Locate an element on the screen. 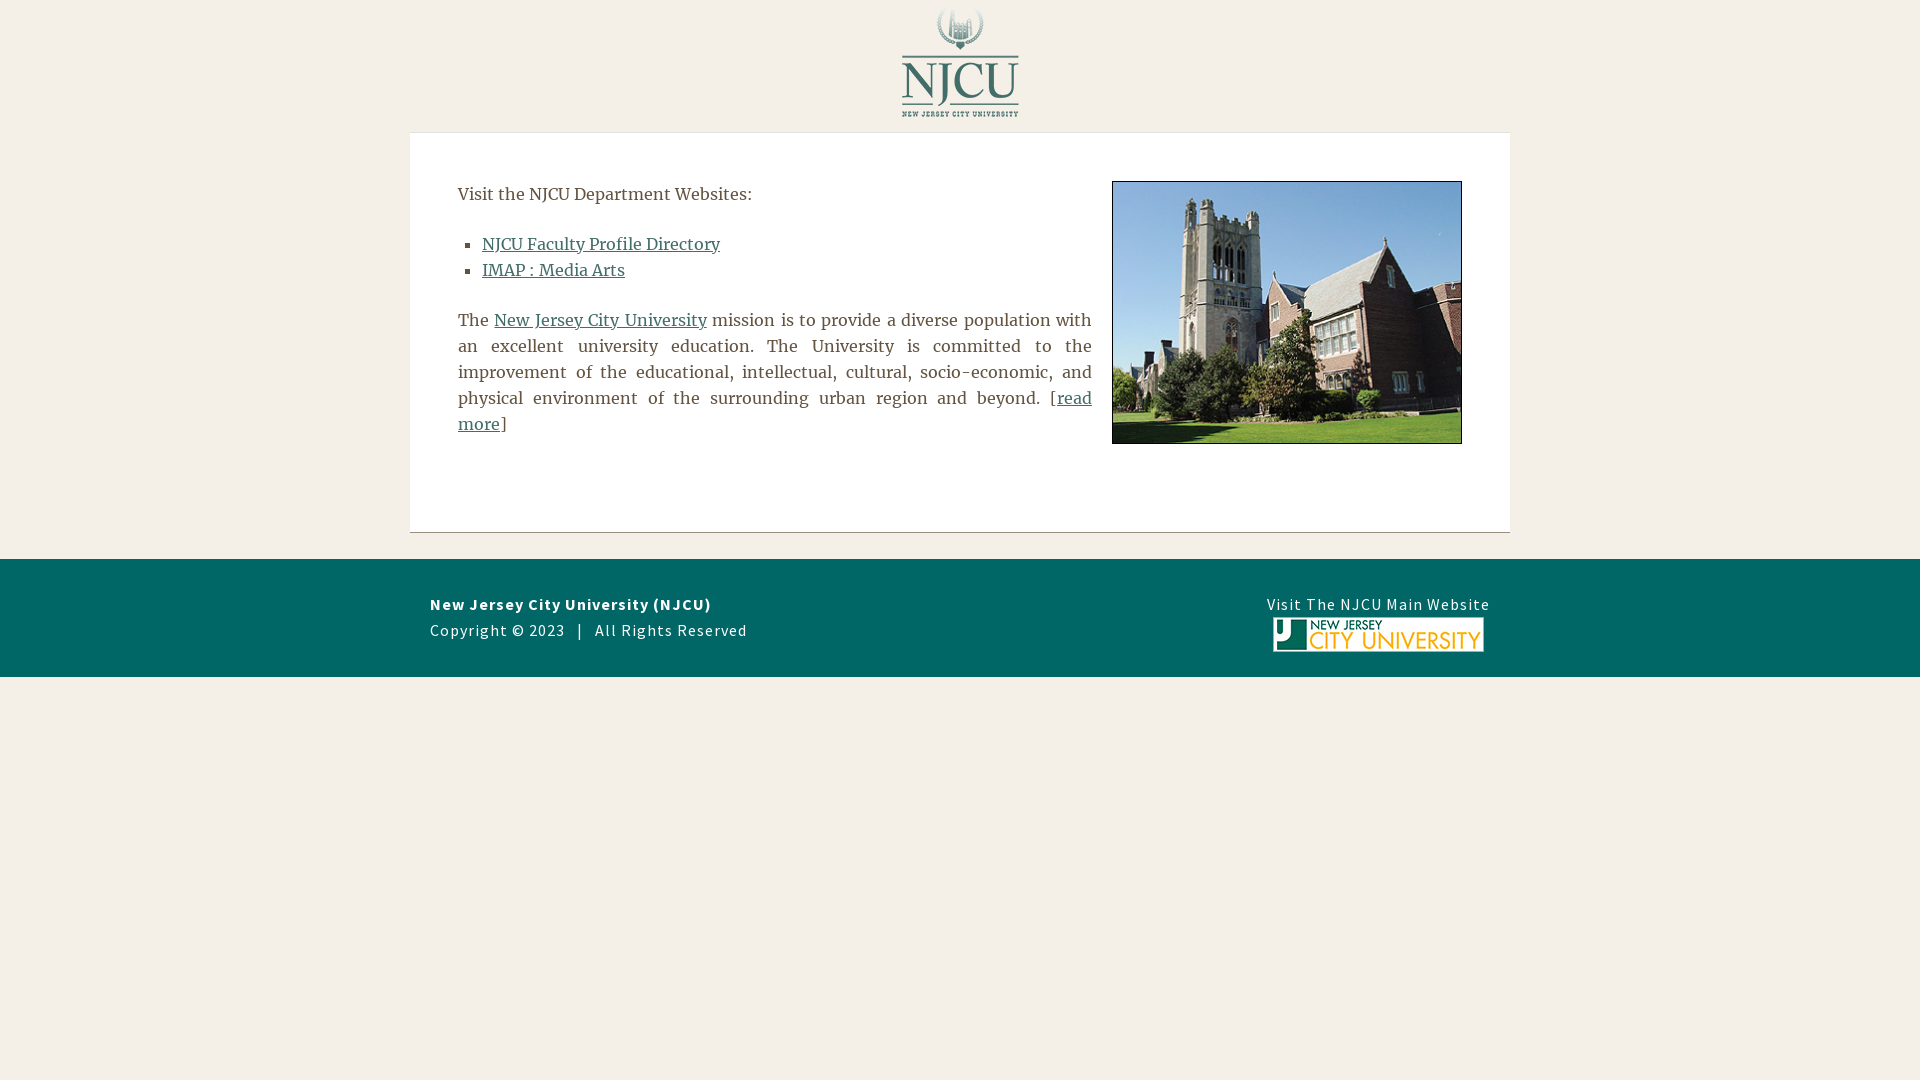  'New Jersey City University' is located at coordinates (599, 319).